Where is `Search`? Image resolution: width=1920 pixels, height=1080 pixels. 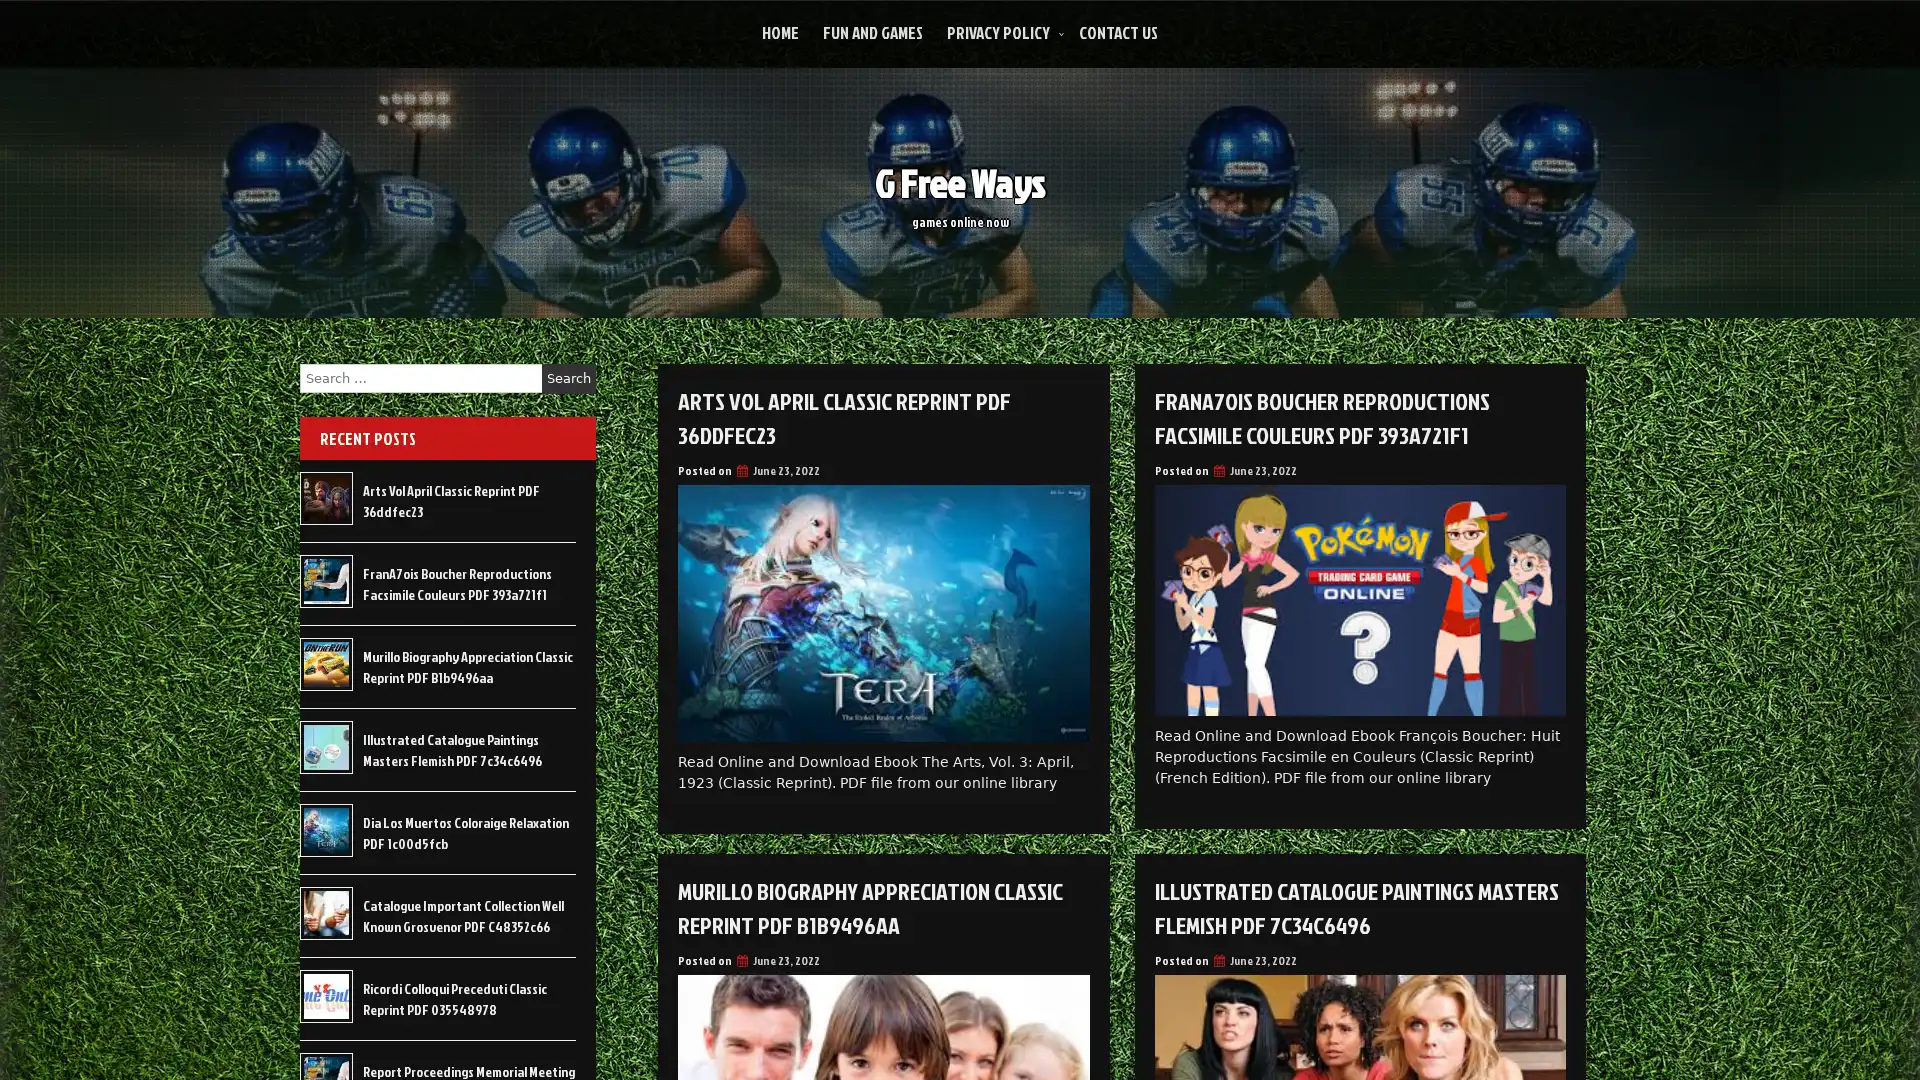 Search is located at coordinates (568, 378).